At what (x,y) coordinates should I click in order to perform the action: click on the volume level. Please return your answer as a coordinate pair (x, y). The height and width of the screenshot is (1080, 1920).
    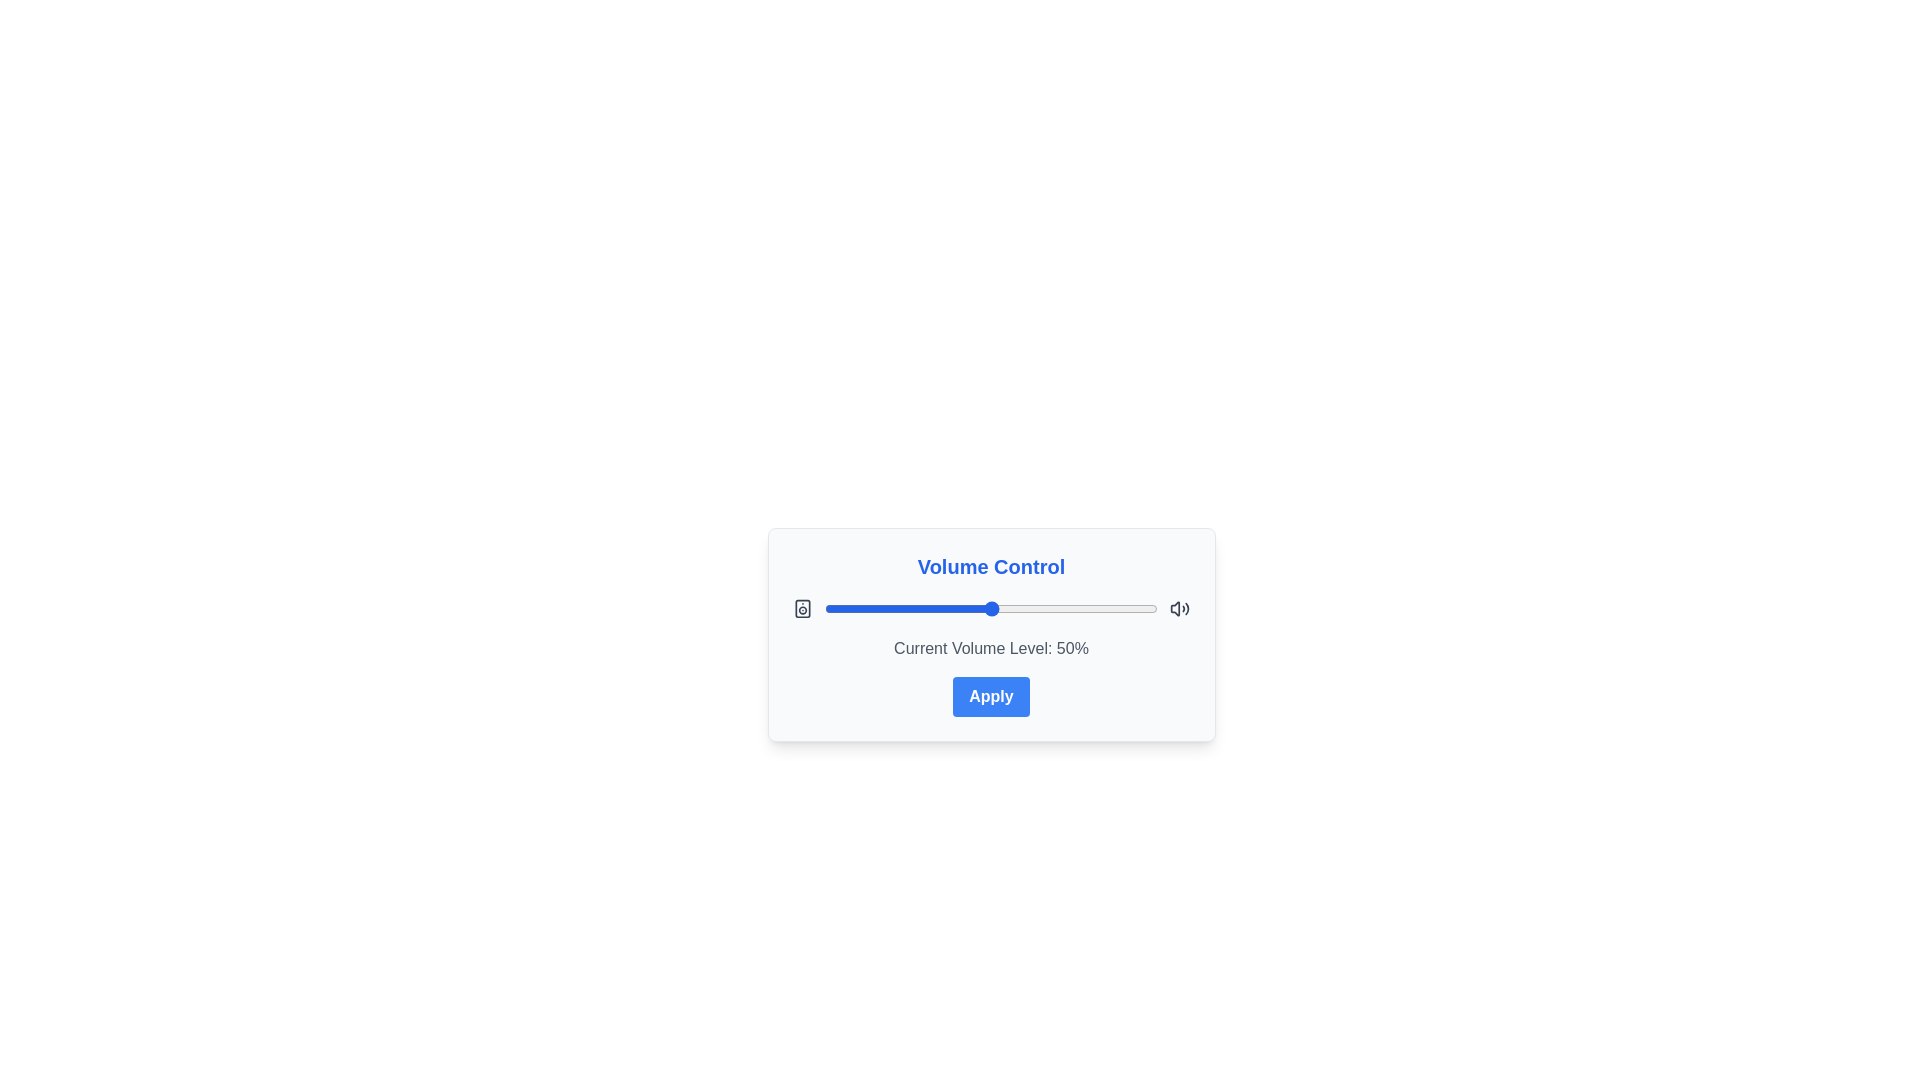
    Looking at the image, I should click on (1074, 608).